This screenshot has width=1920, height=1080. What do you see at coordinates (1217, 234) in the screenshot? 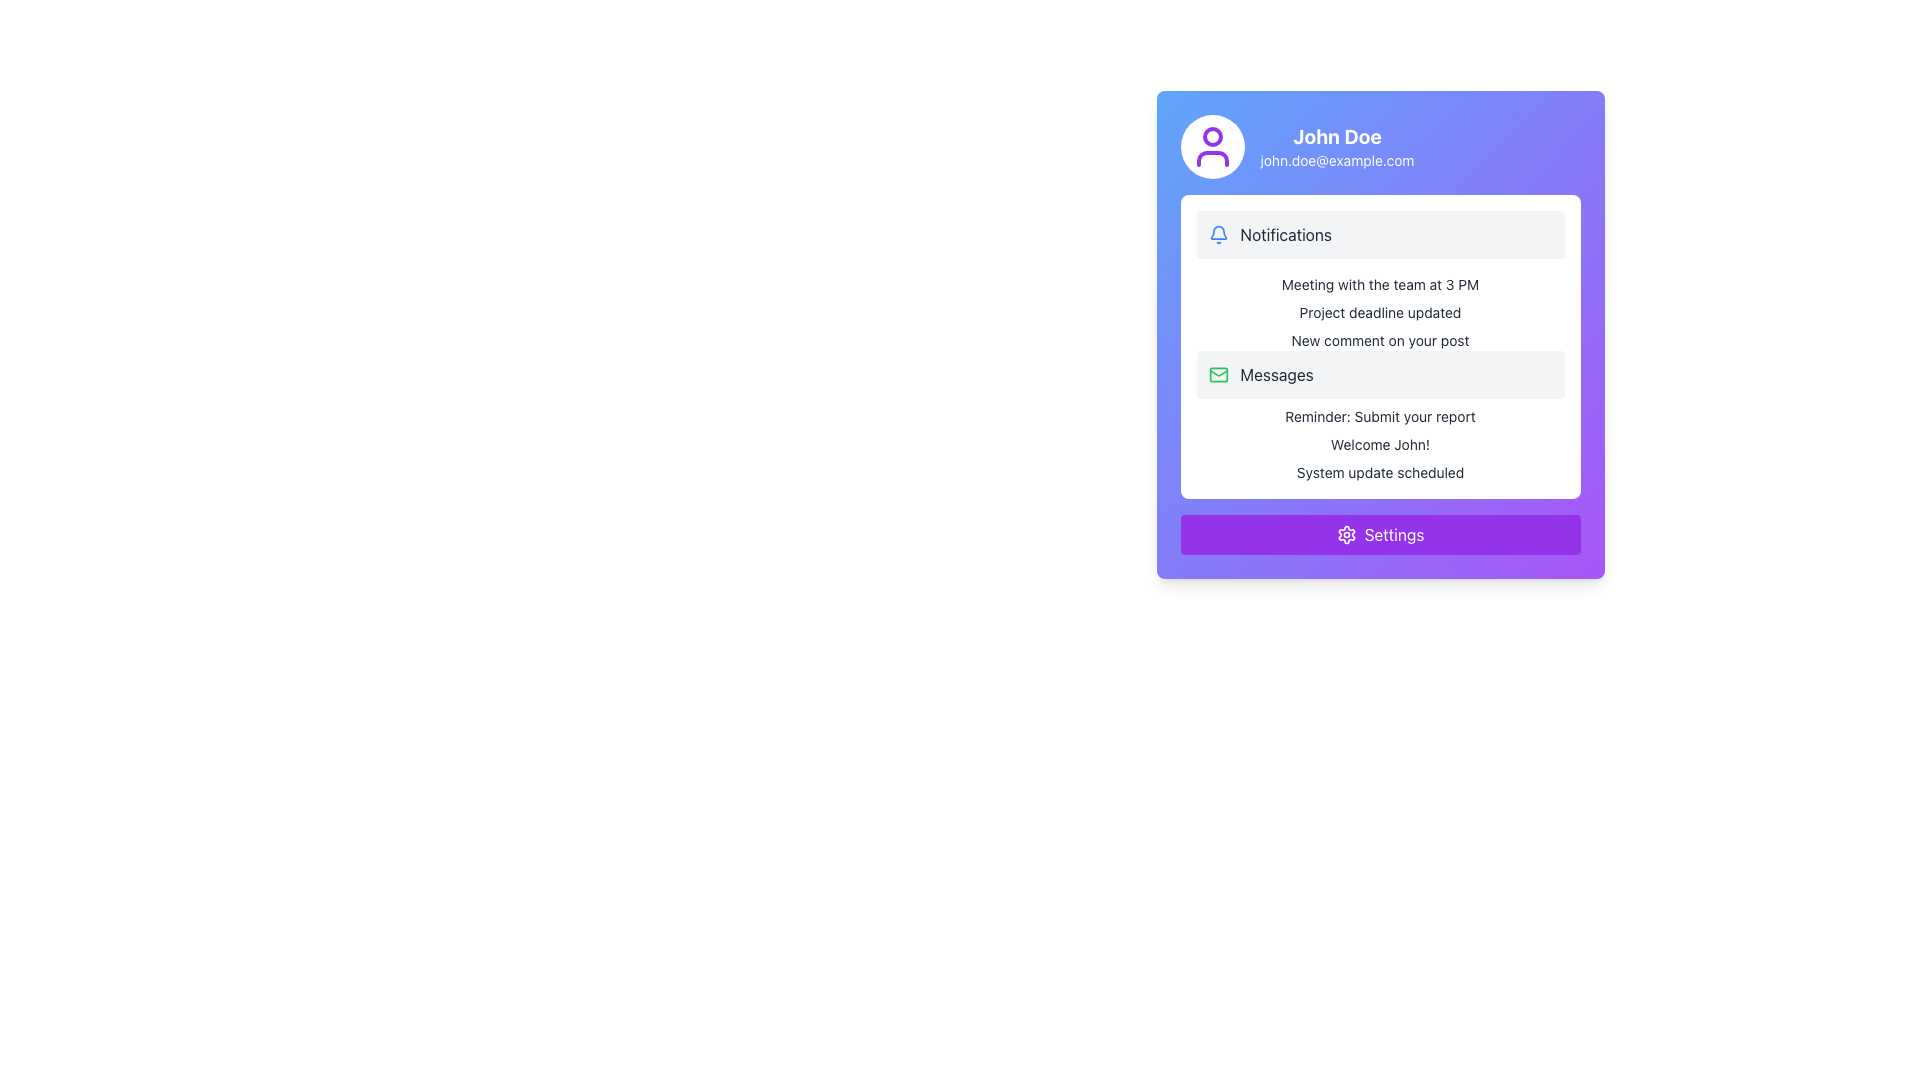
I see `the small bell-shaped icon with a blue outline located to the left of the text 'Notifications' in the Notifications section` at bounding box center [1217, 234].